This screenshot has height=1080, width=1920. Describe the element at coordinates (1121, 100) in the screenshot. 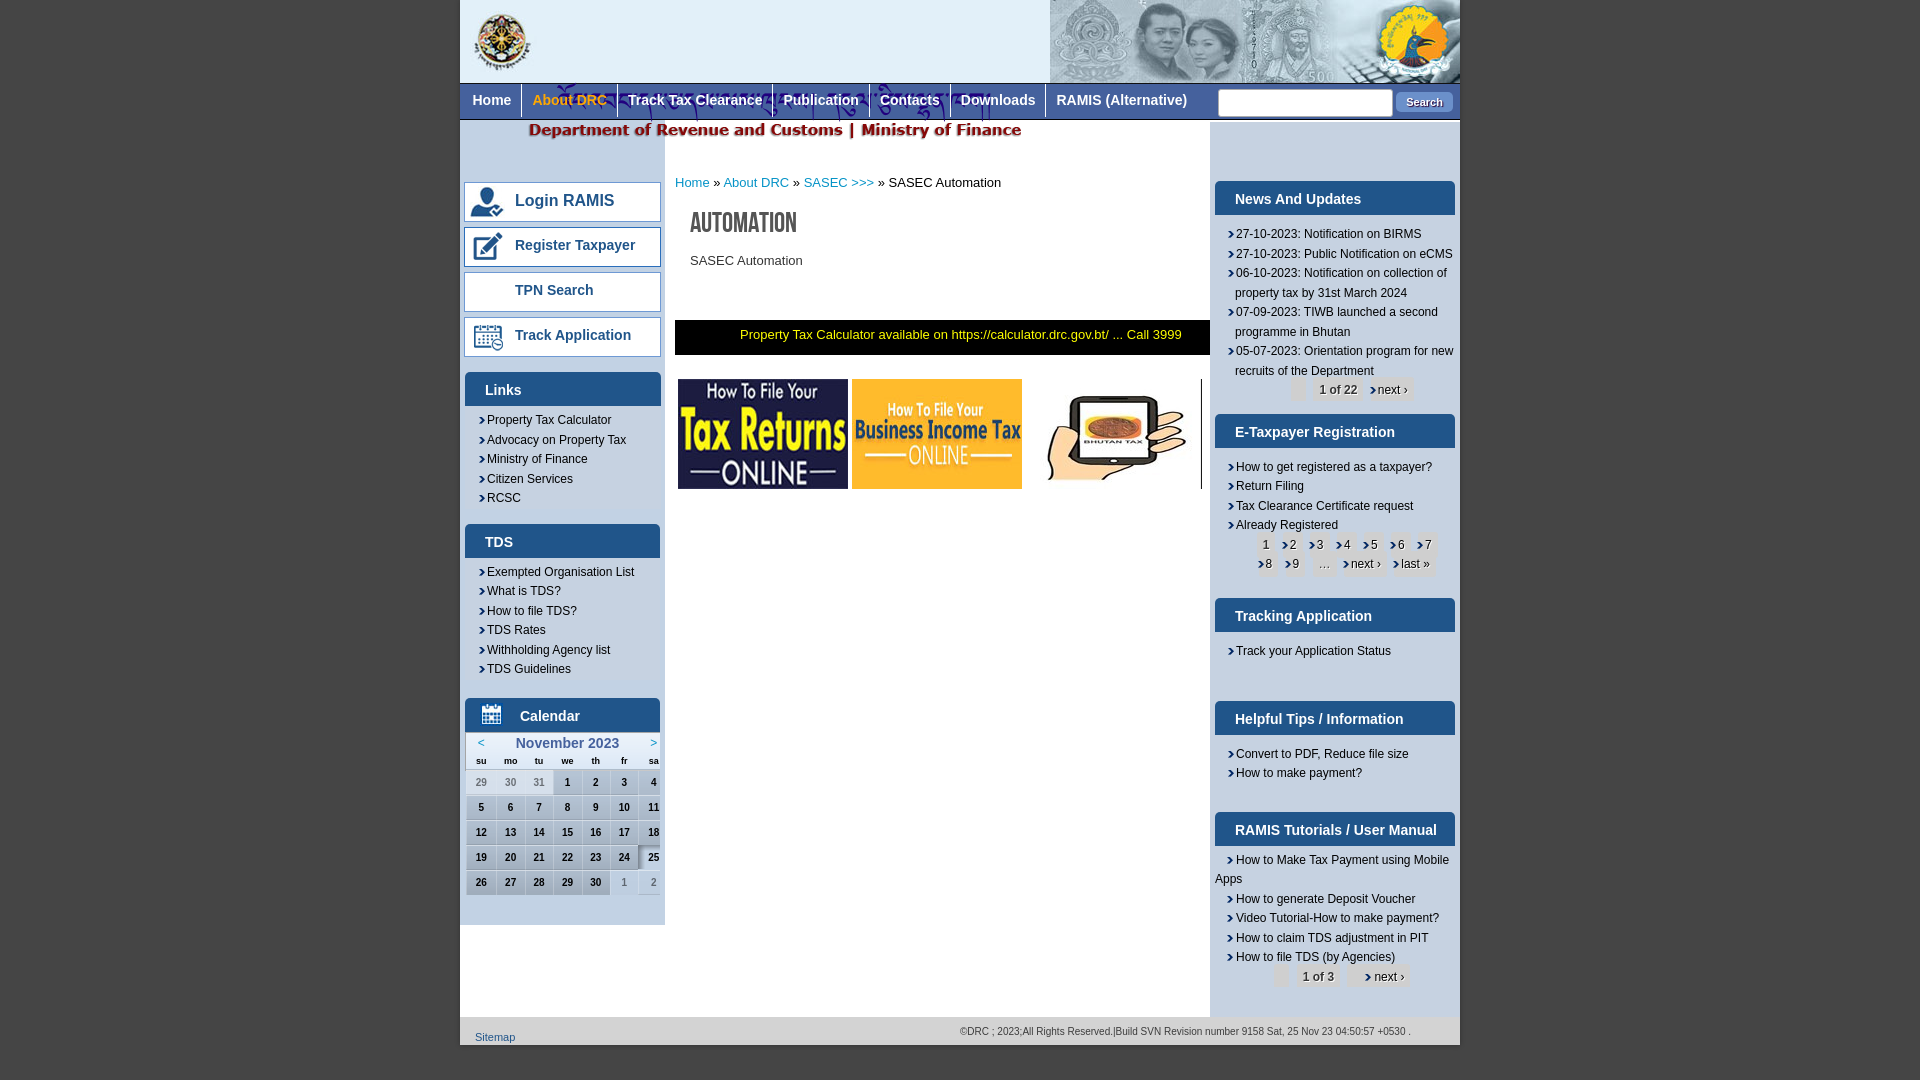

I see `'RAMIS (Alternative)'` at that location.